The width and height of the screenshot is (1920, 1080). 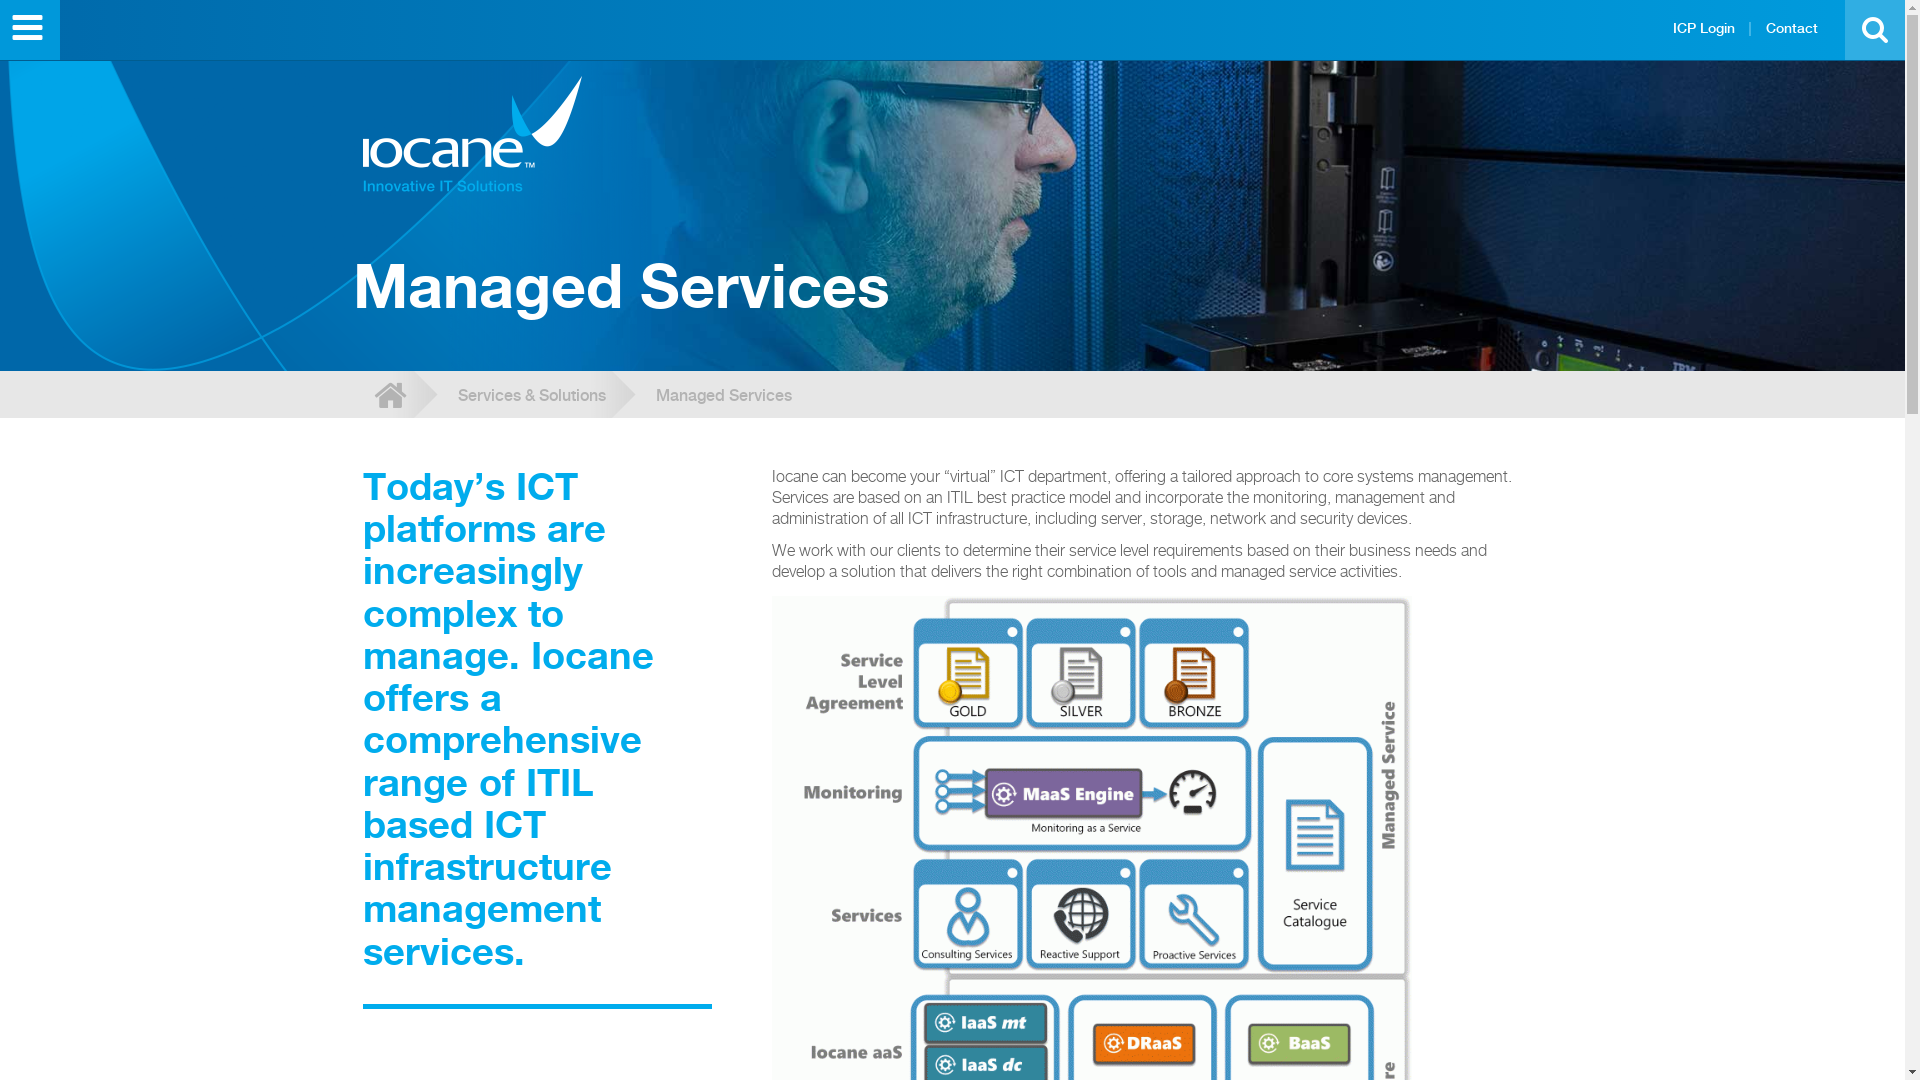 I want to click on 'Contact', so click(x=1791, y=27).